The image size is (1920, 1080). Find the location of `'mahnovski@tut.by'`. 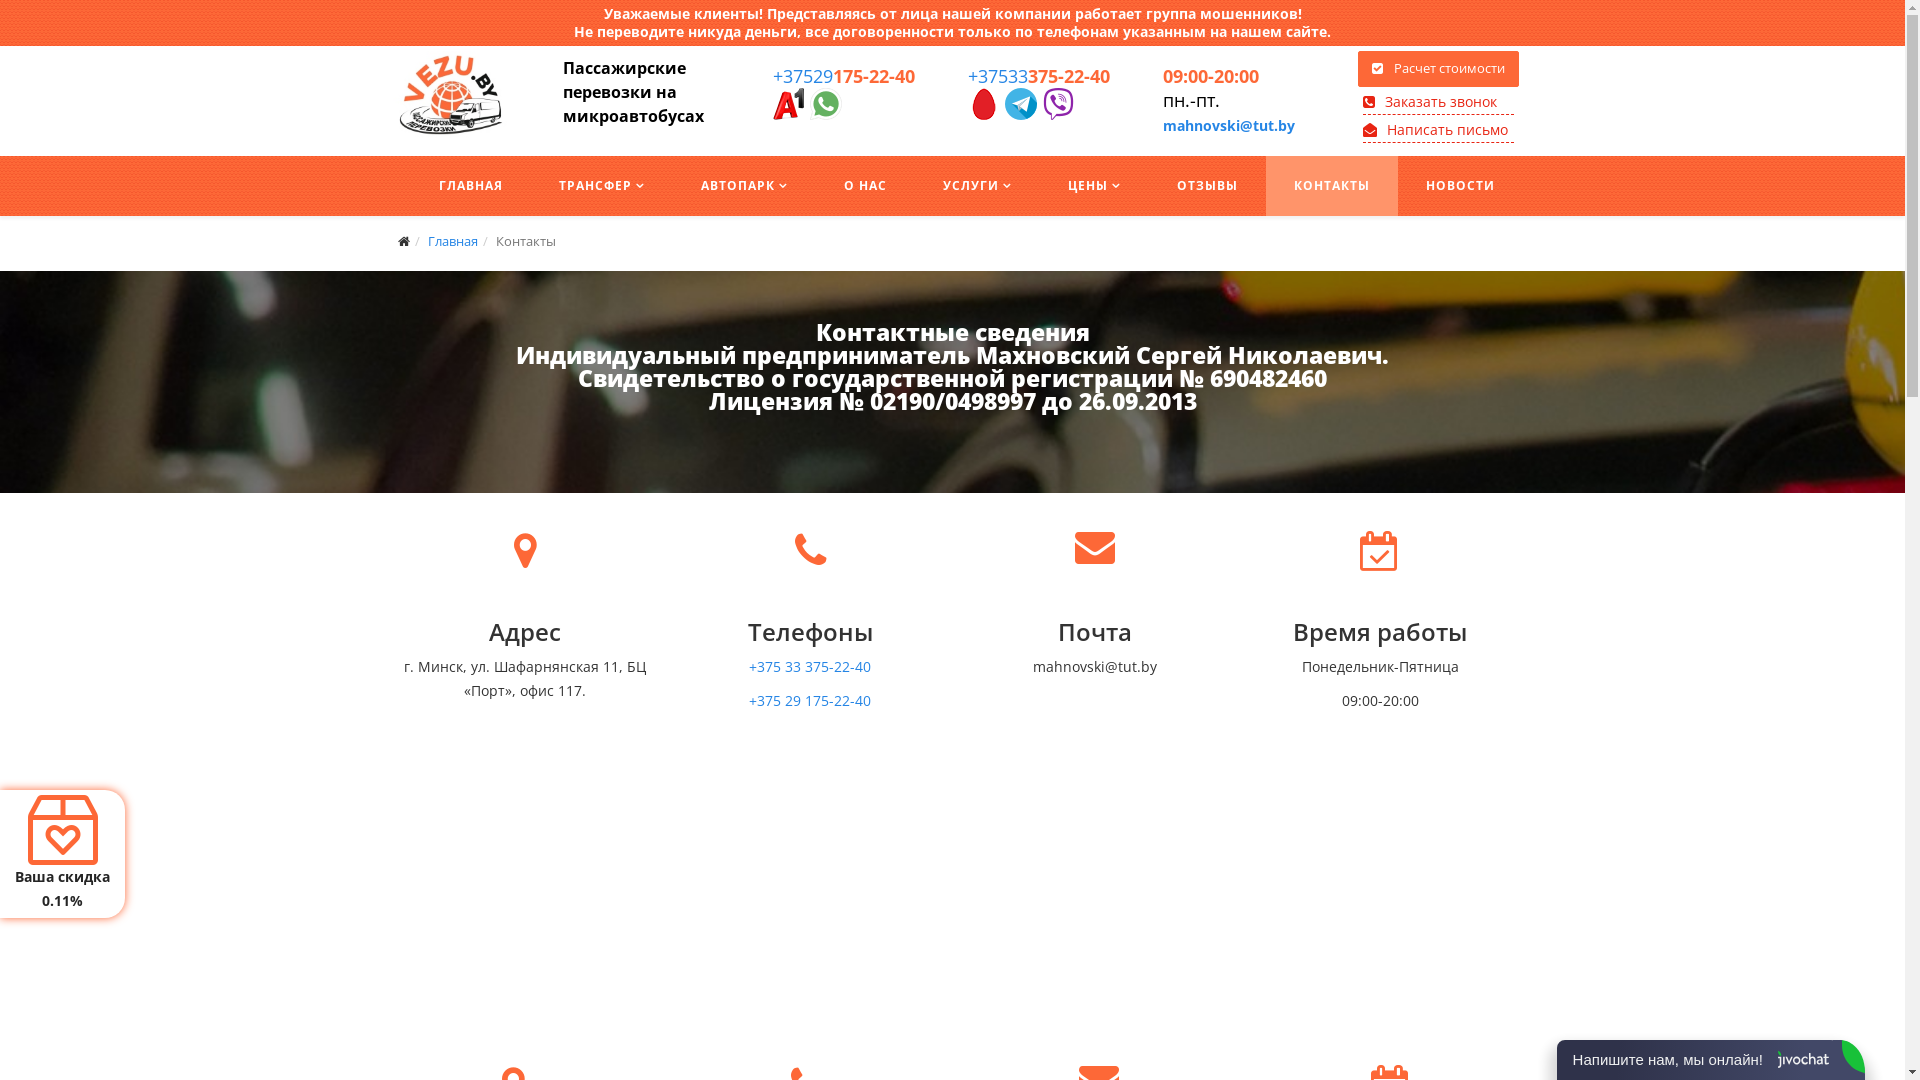

'mahnovski@tut.by' is located at coordinates (1227, 125).